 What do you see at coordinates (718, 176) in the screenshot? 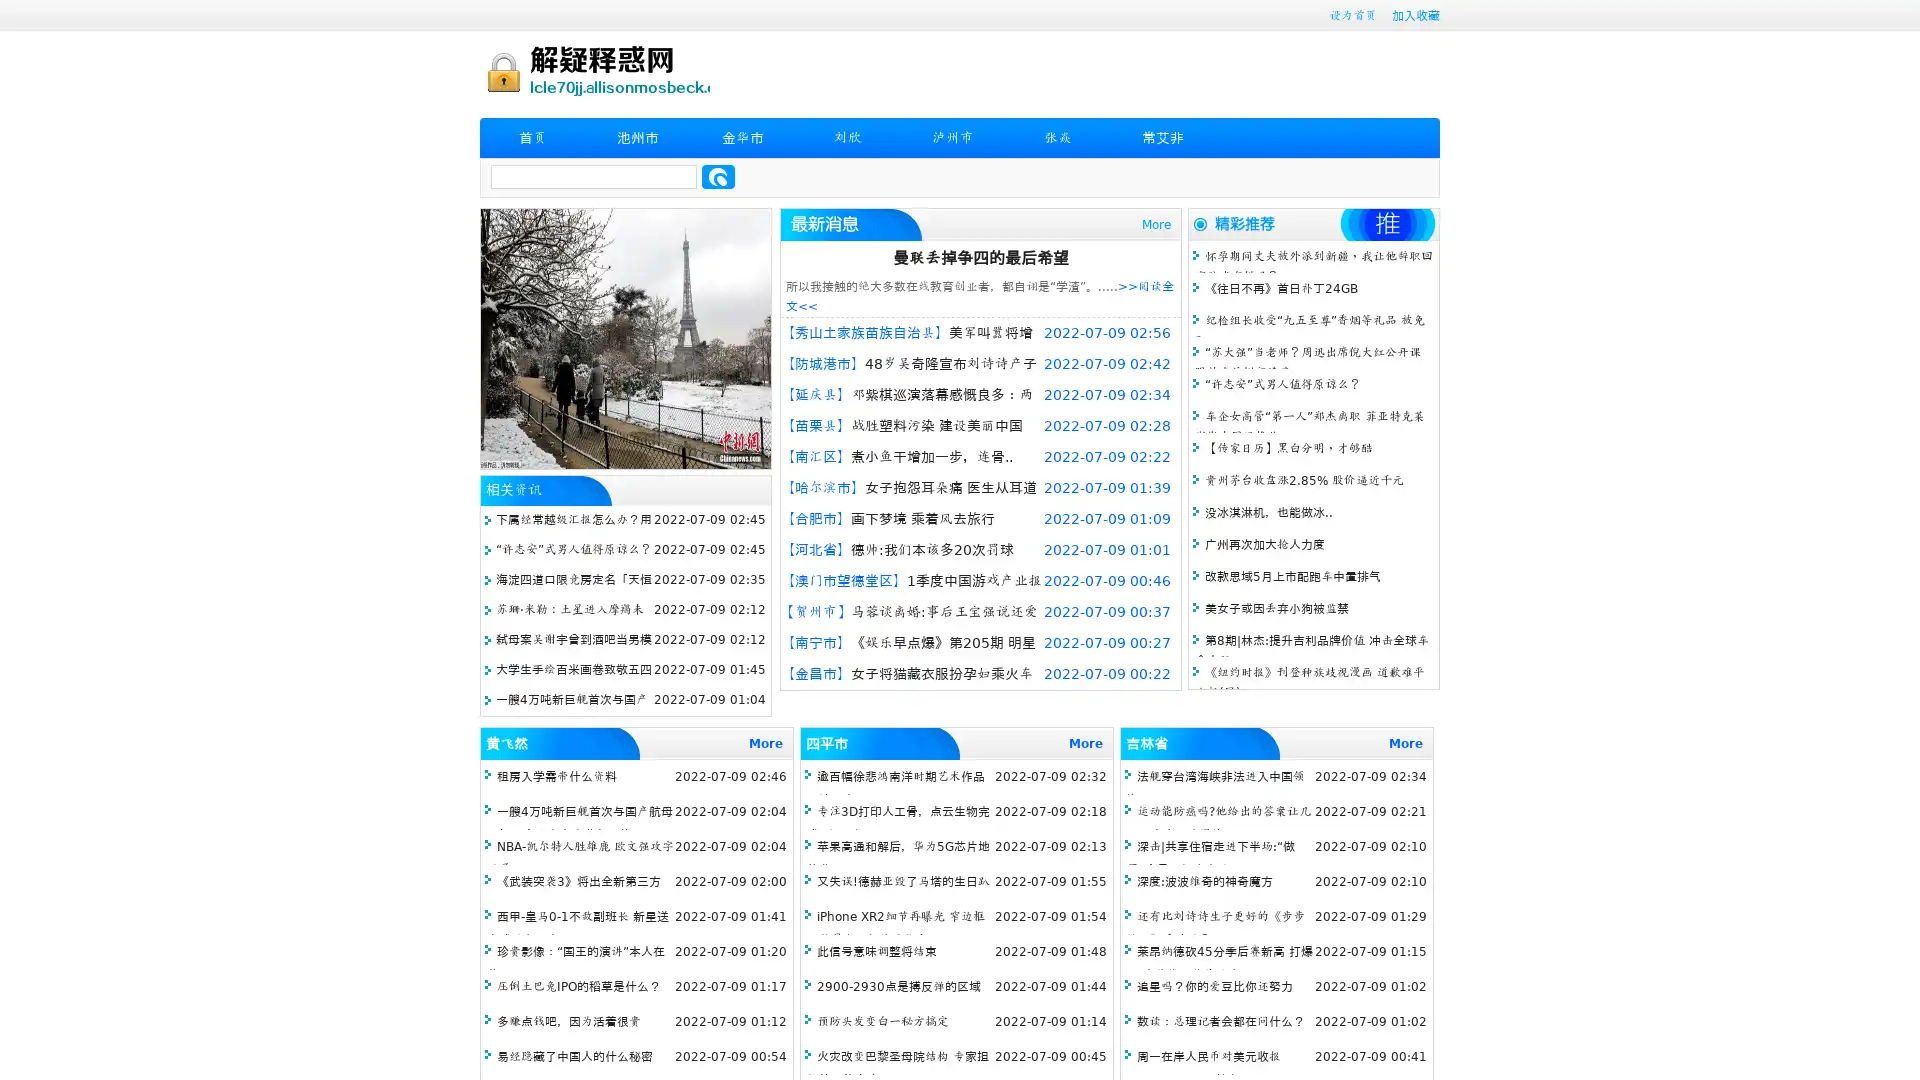
I see `Search` at bounding box center [718, 176].